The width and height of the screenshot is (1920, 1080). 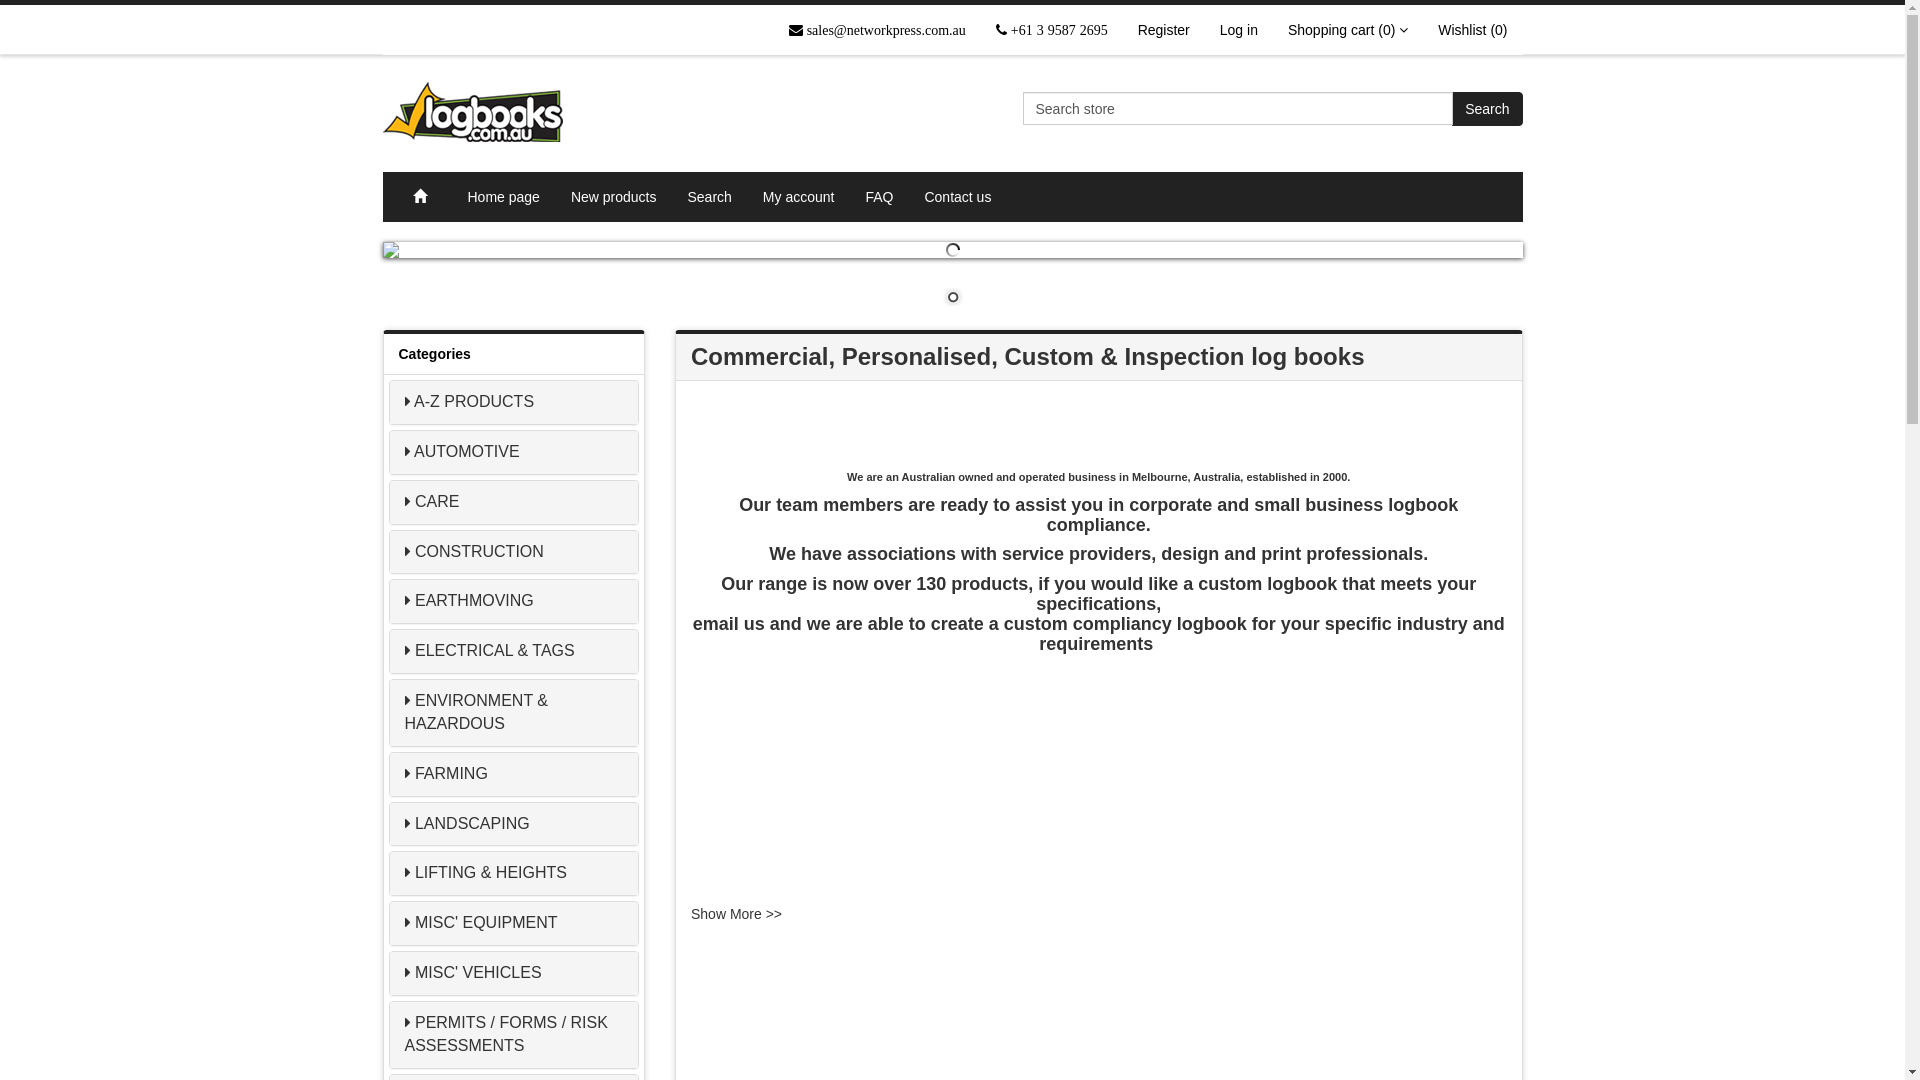 I want to click on '+61 3 9587 2695', so click(x=1050, y=30).